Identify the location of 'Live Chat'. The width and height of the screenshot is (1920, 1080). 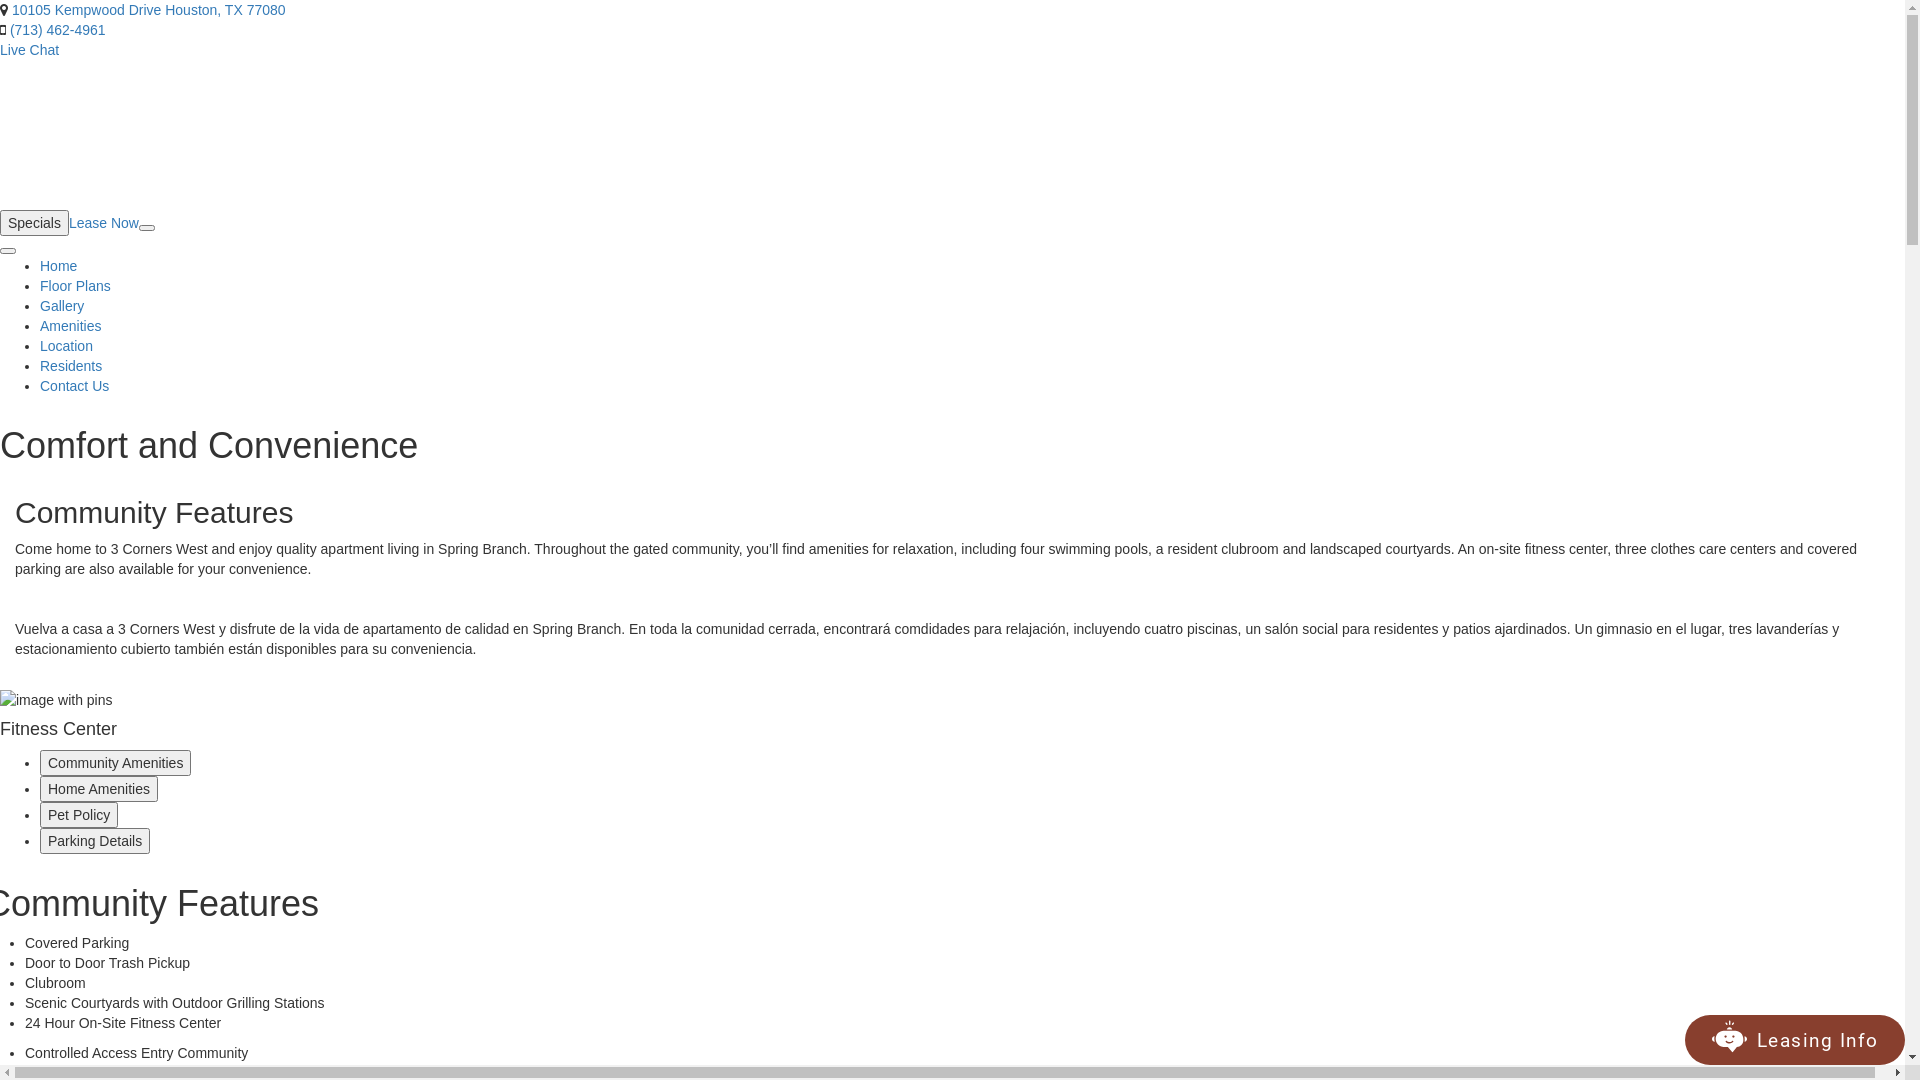
(29, 49).